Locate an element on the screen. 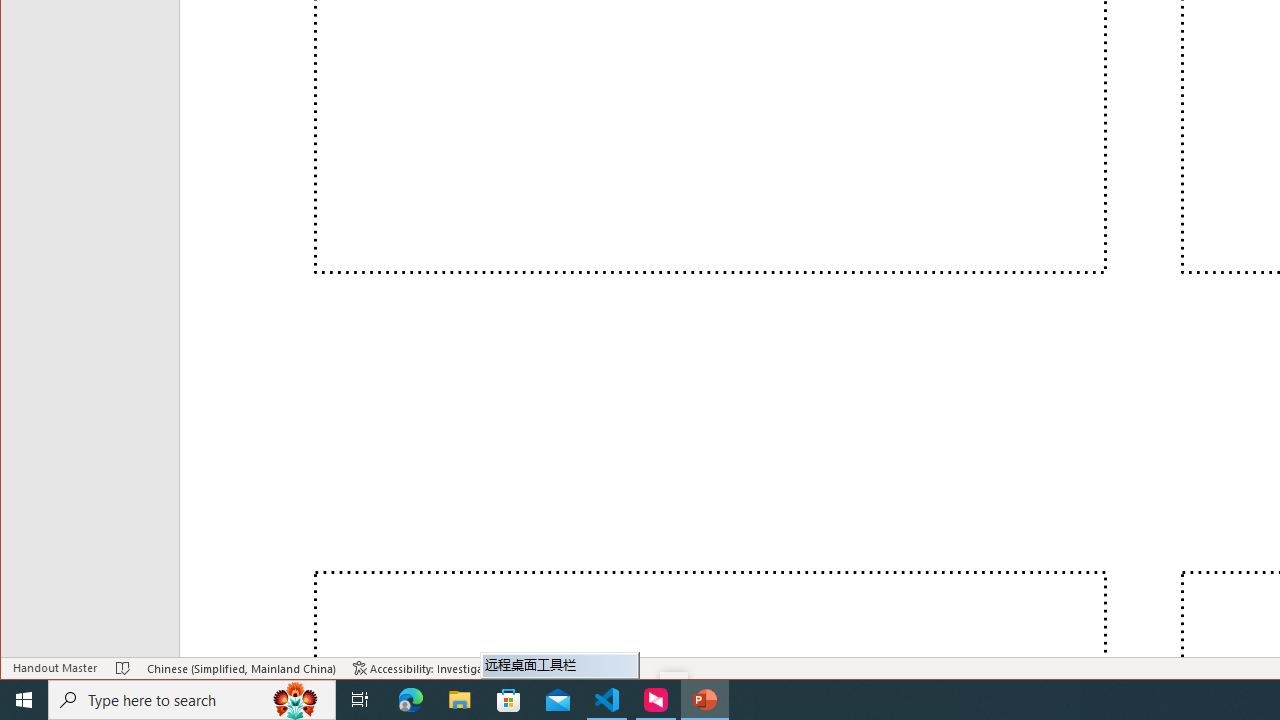 This screenshot has width=1280, height=720. 'Microsoft Edge' is located at coordinates (410, 698).